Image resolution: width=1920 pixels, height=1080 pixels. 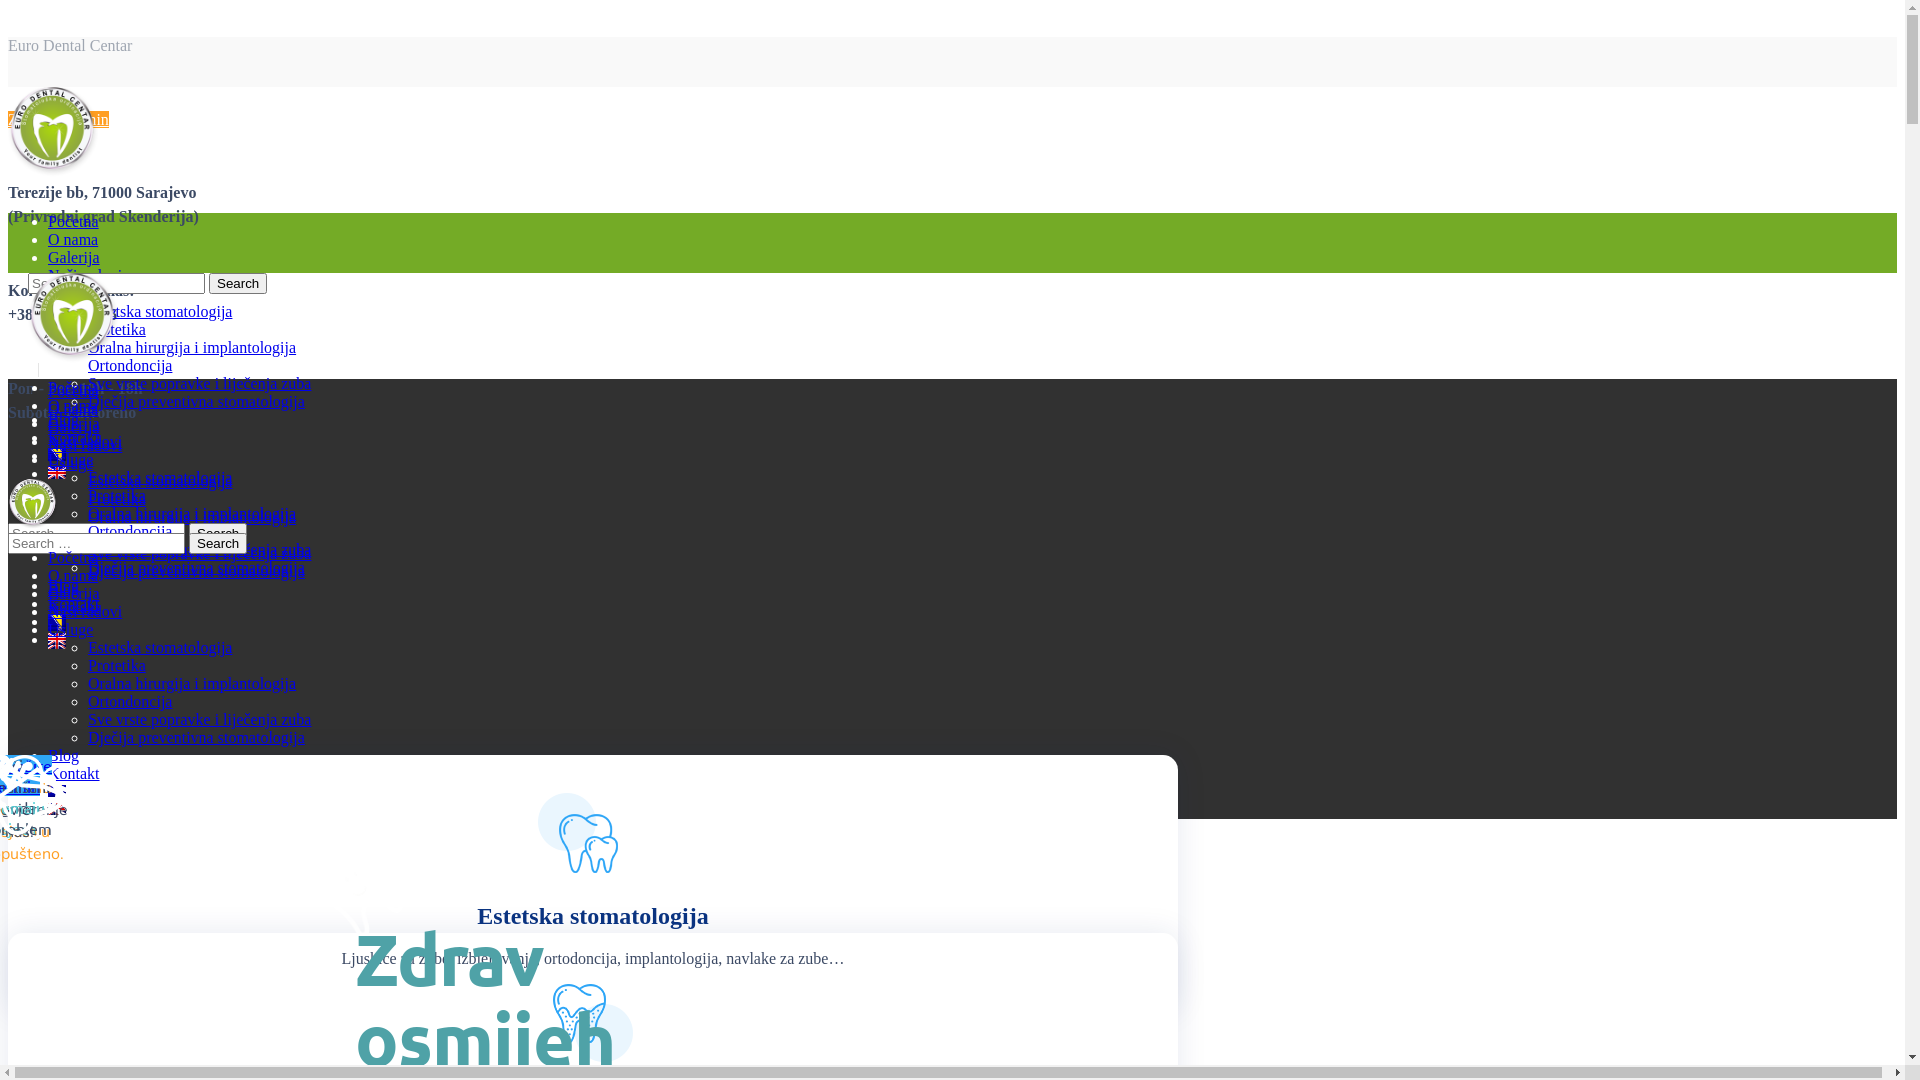 What do you see at coordinates (86, 700) in the screenshot?
I see `'Ortondoncija'` at bounding box center [86, 700].